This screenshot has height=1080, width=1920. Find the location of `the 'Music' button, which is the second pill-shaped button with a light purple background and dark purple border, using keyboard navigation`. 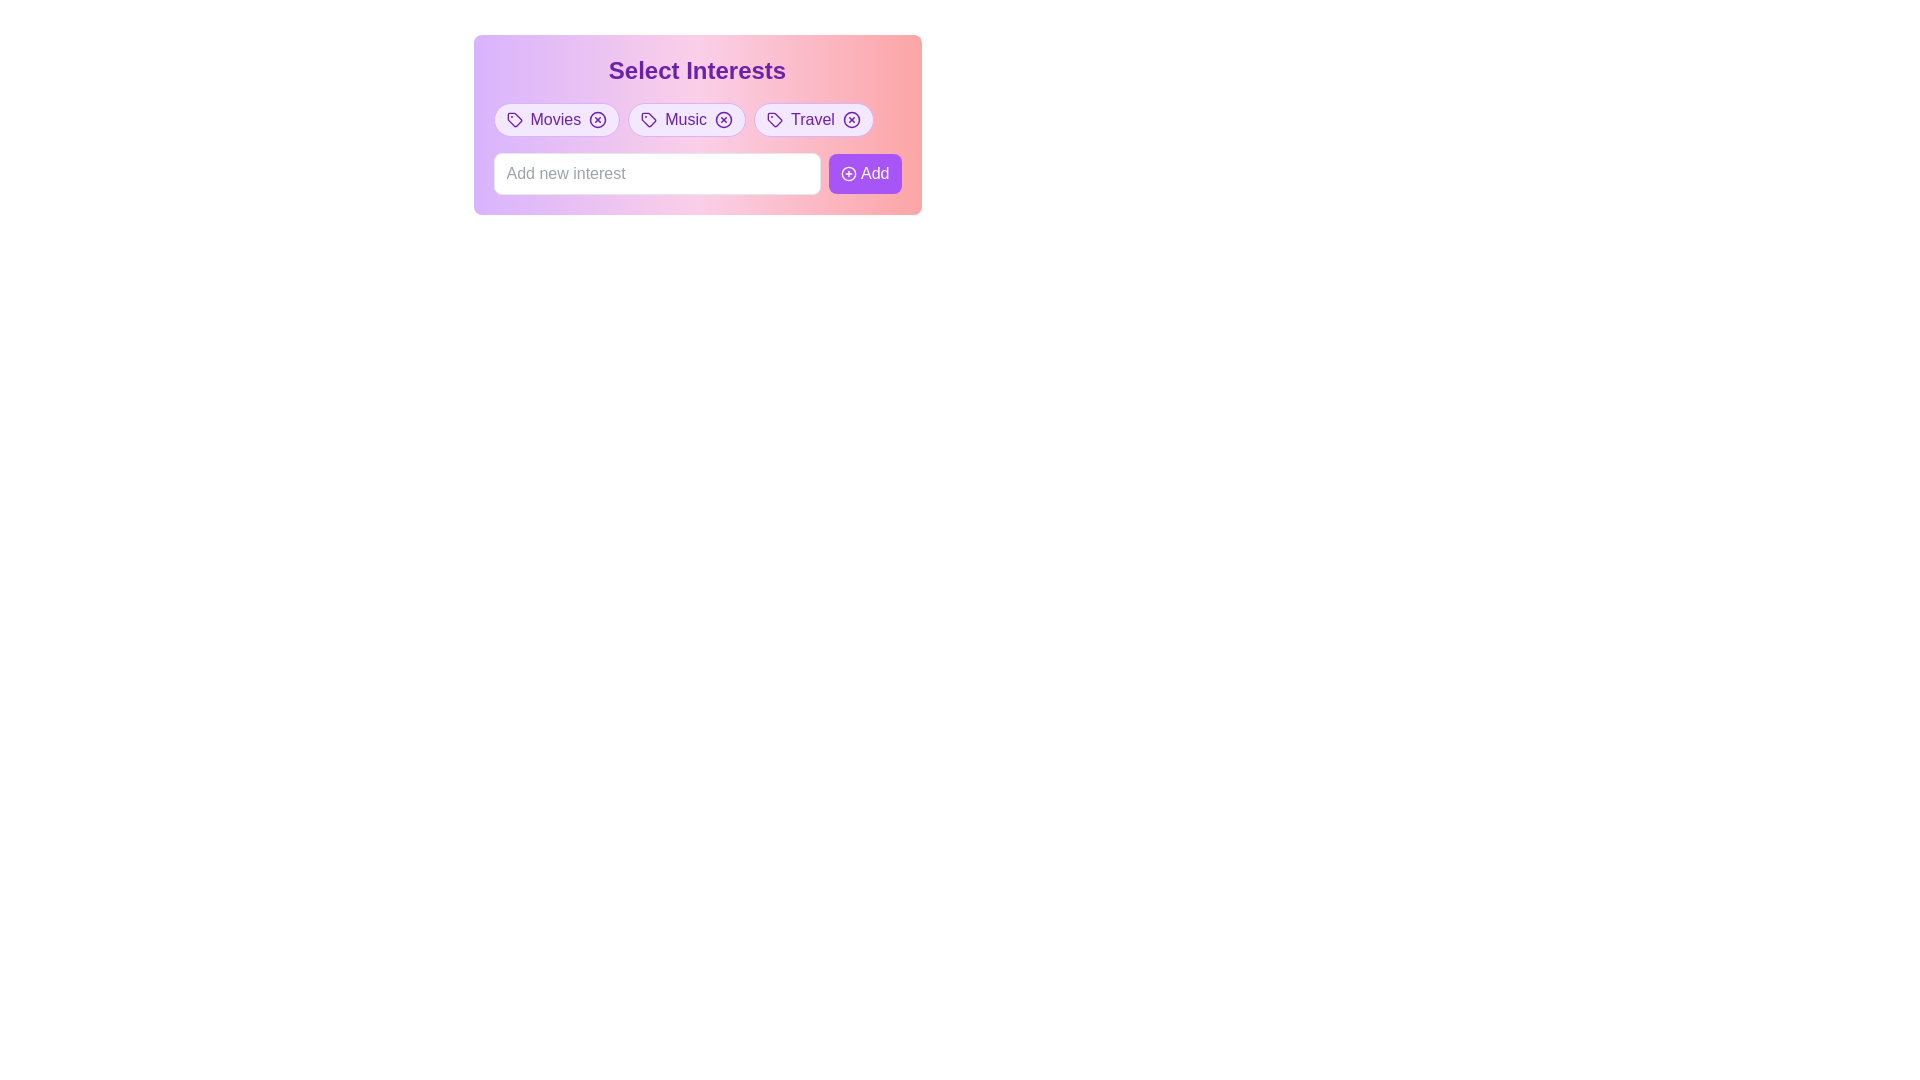

the 'Music' button, which is the second pill-shaped button with a light purple background and dark purple border, using keyboard navigation is located at coordinates (687, 119).